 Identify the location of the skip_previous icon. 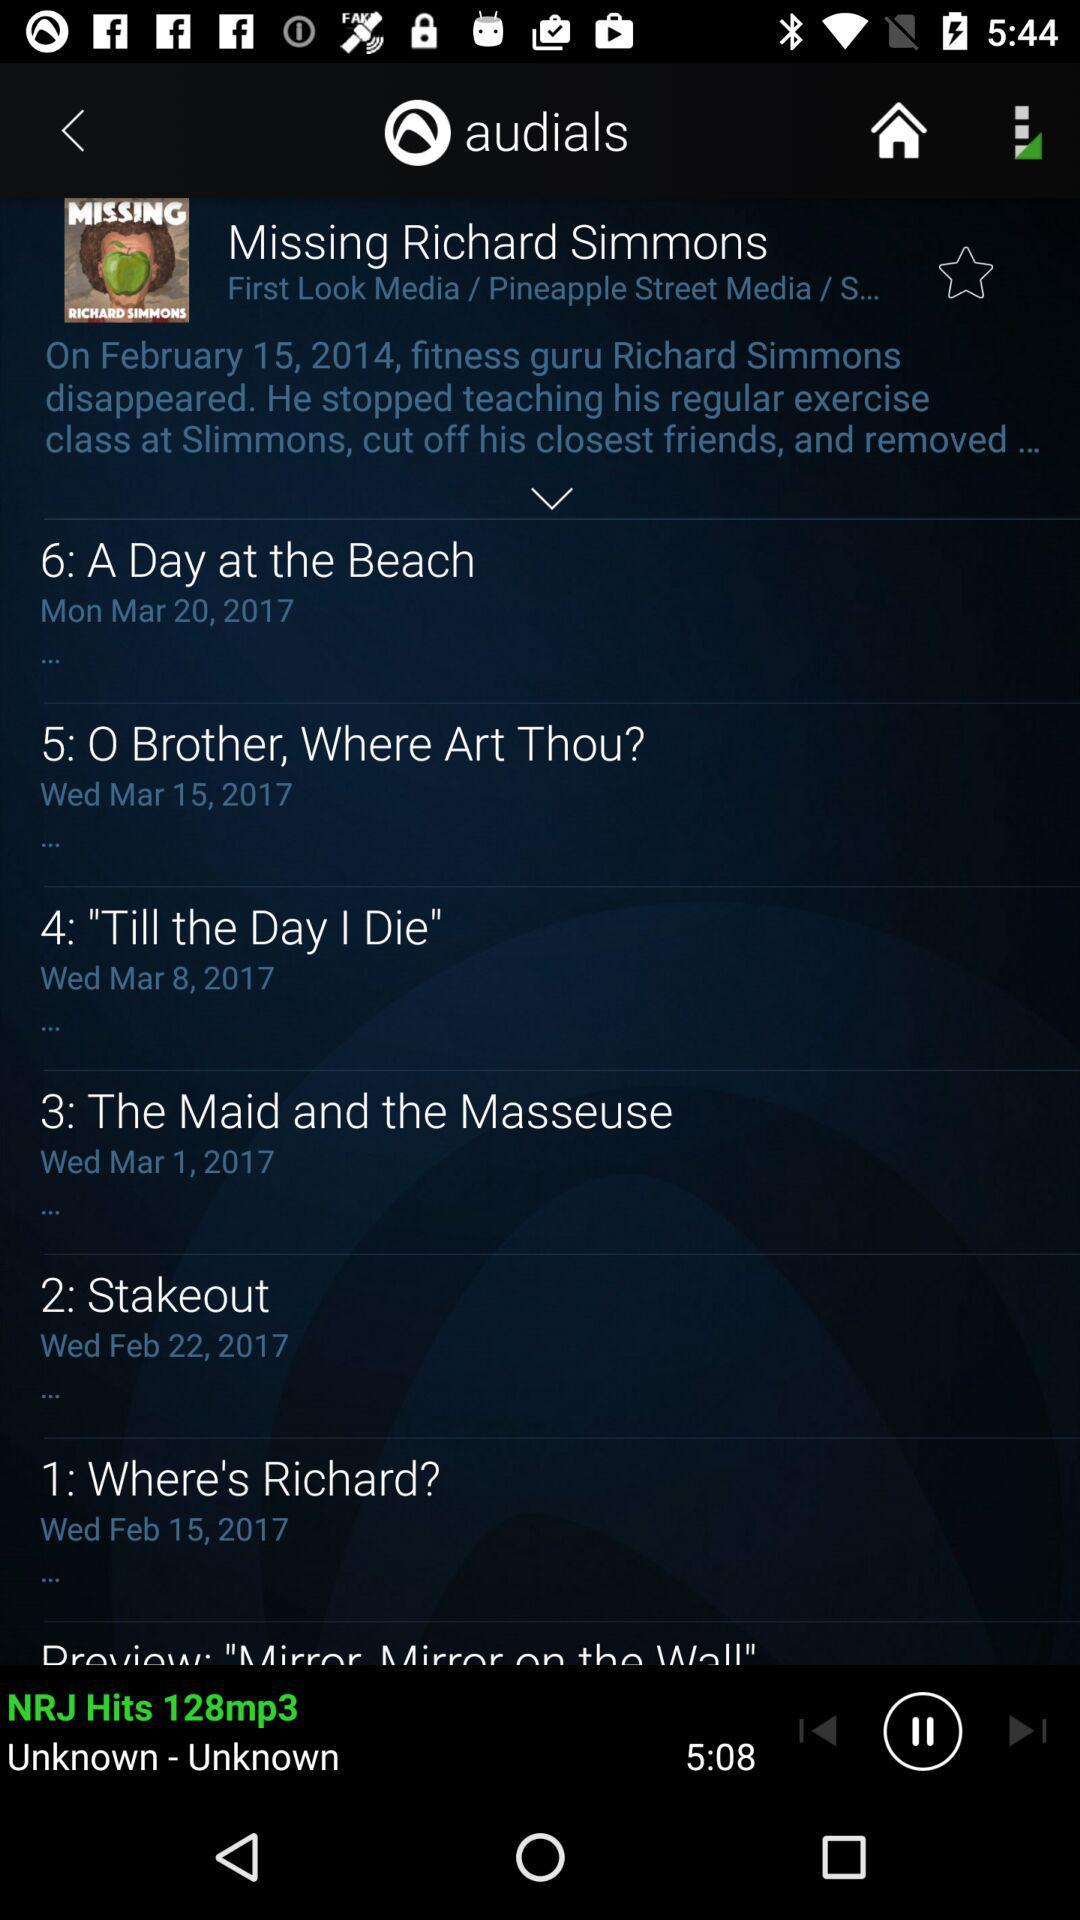
(817, 1730).